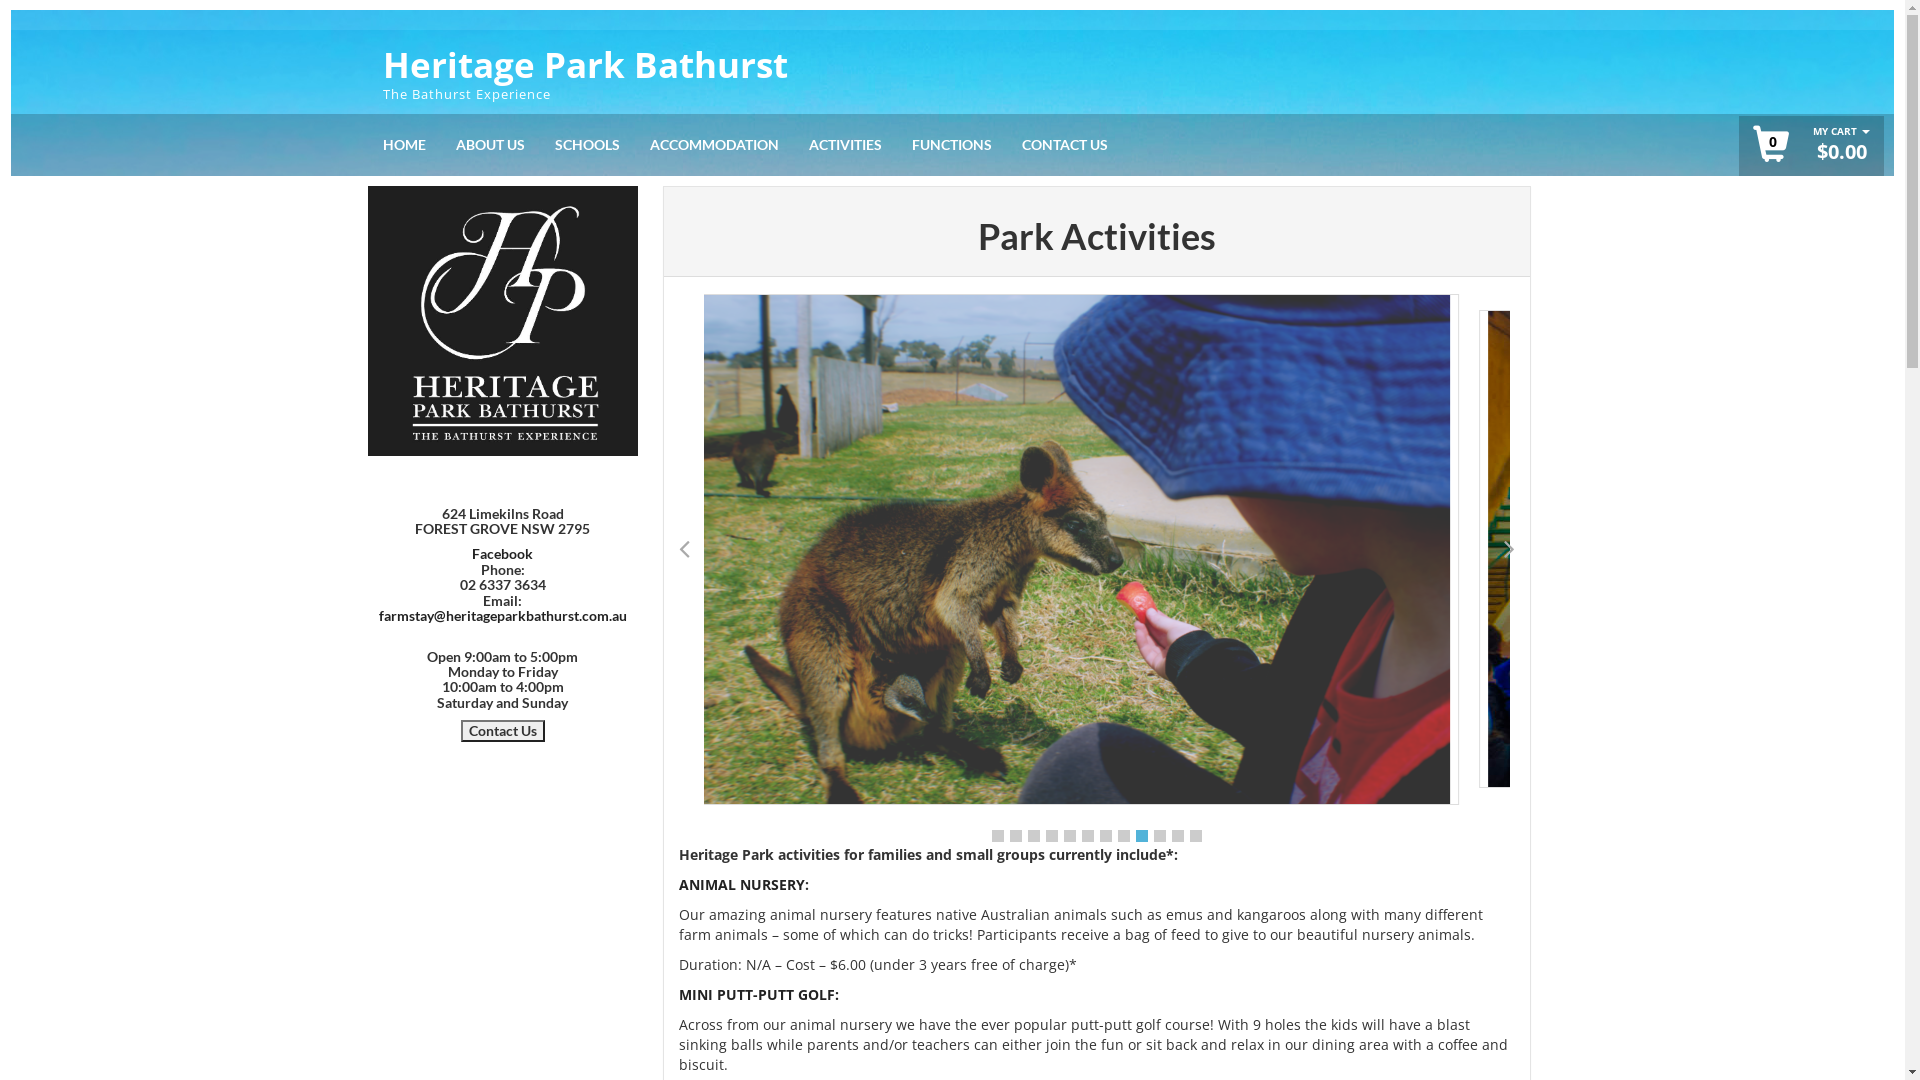 The width and height of the screenshot is (1920, 1080). Describe the element at coordinates (1195, 836) in the screenshot. I see `'12'` at that location.